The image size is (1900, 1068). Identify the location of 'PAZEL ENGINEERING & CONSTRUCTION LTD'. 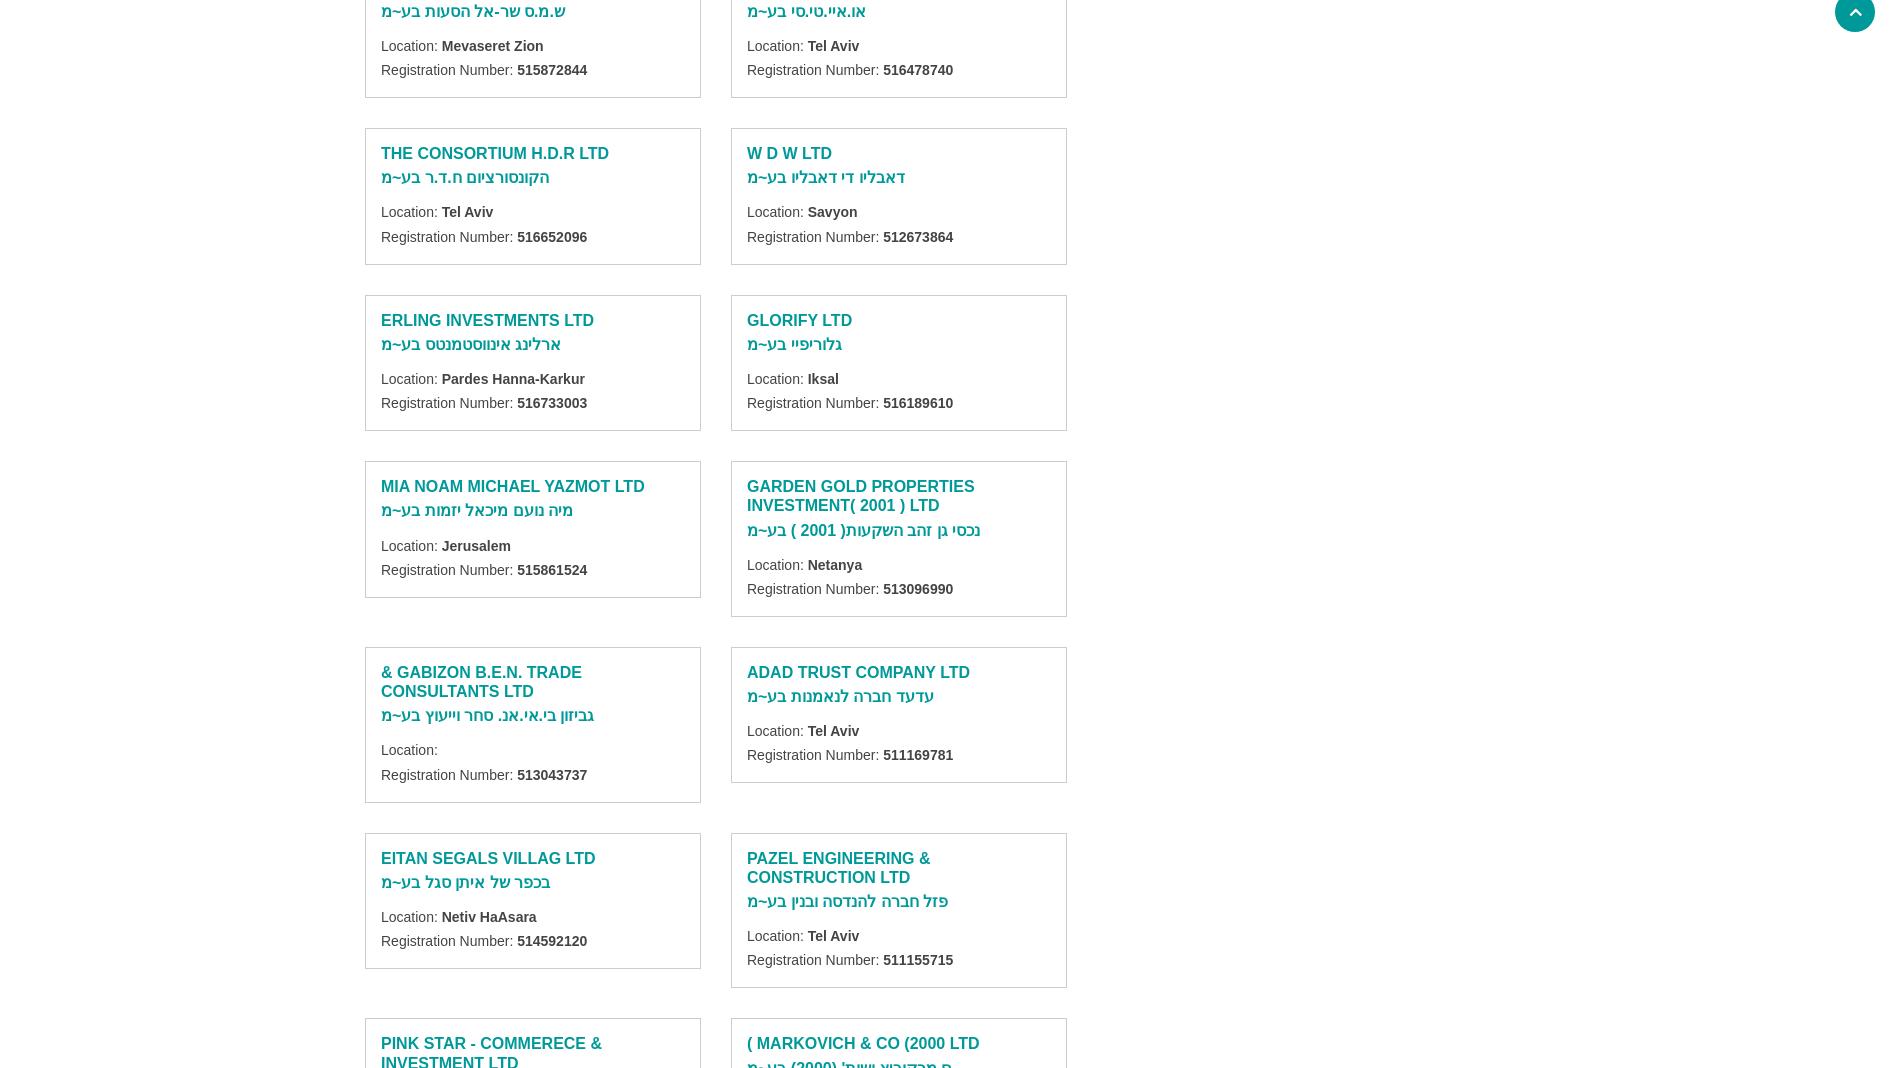
(837, 866).